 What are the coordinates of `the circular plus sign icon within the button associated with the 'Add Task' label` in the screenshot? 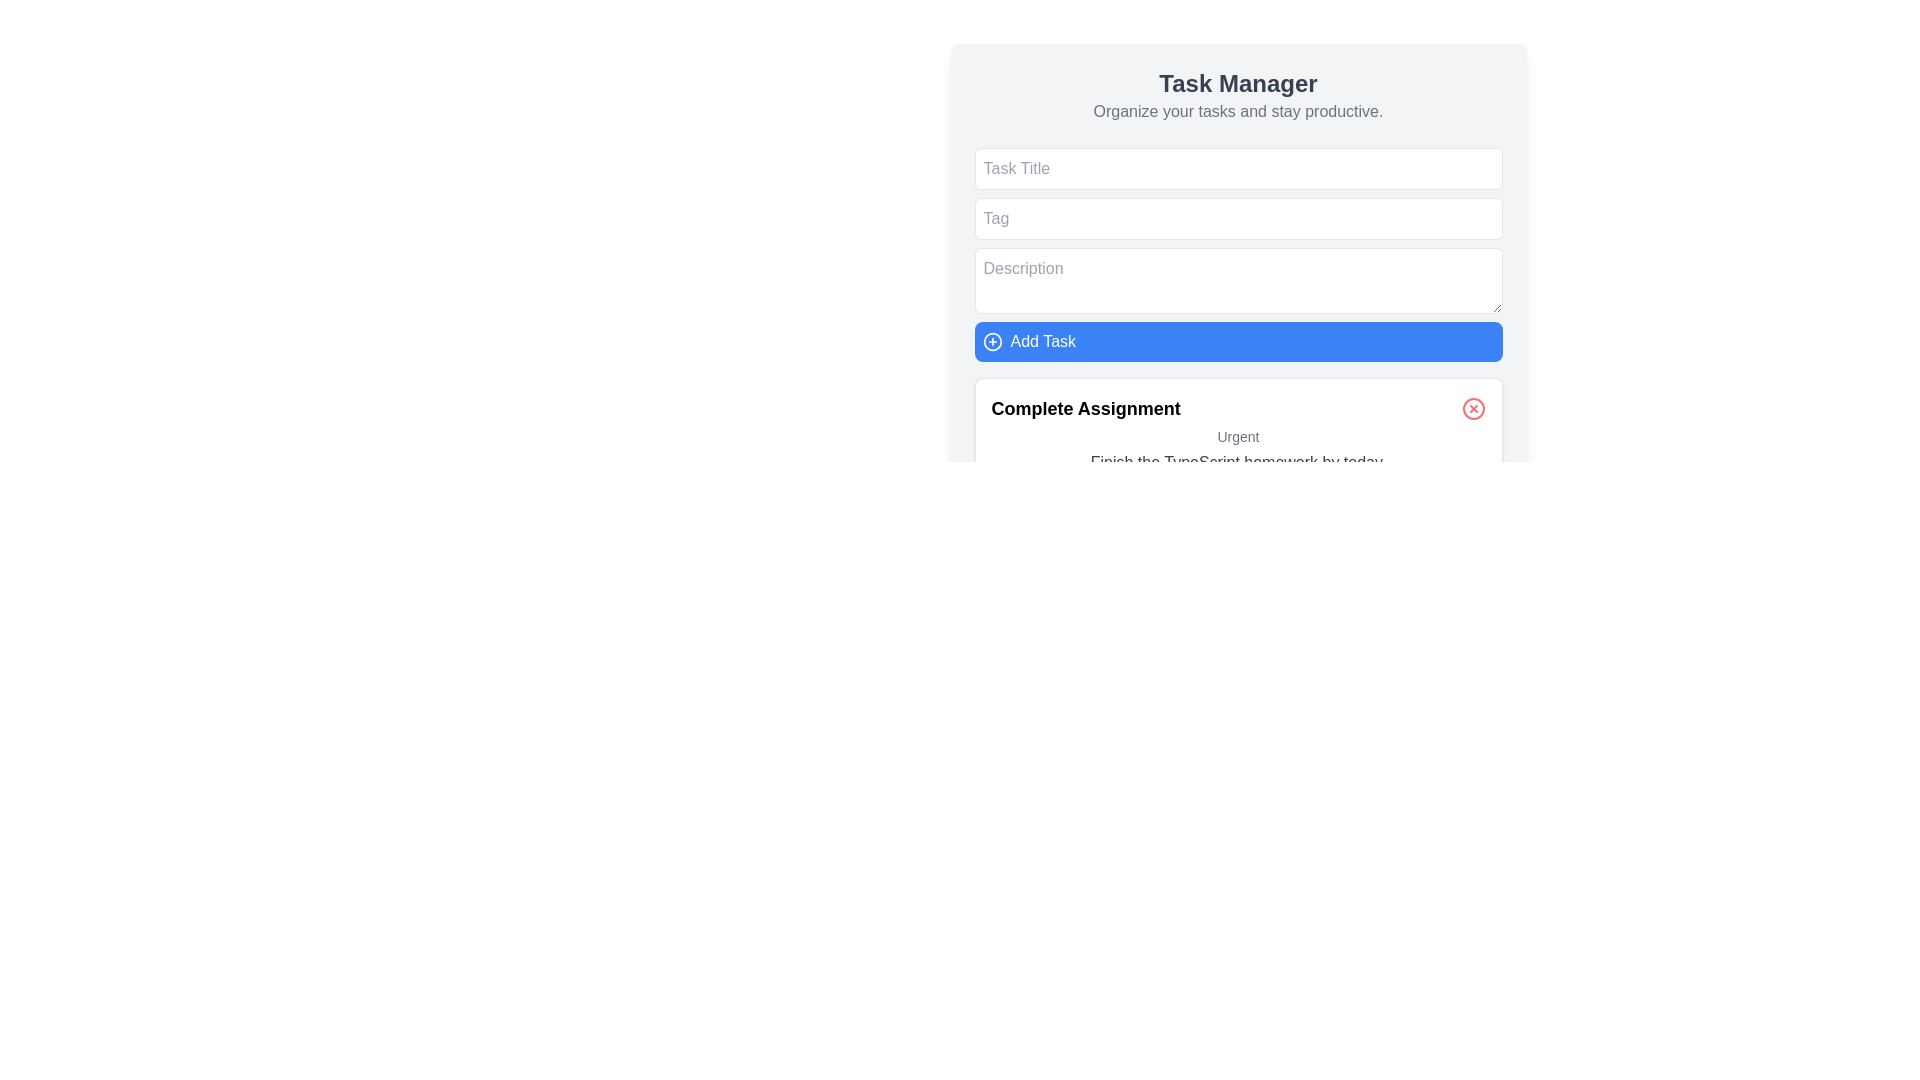 It's located at (992, 341).